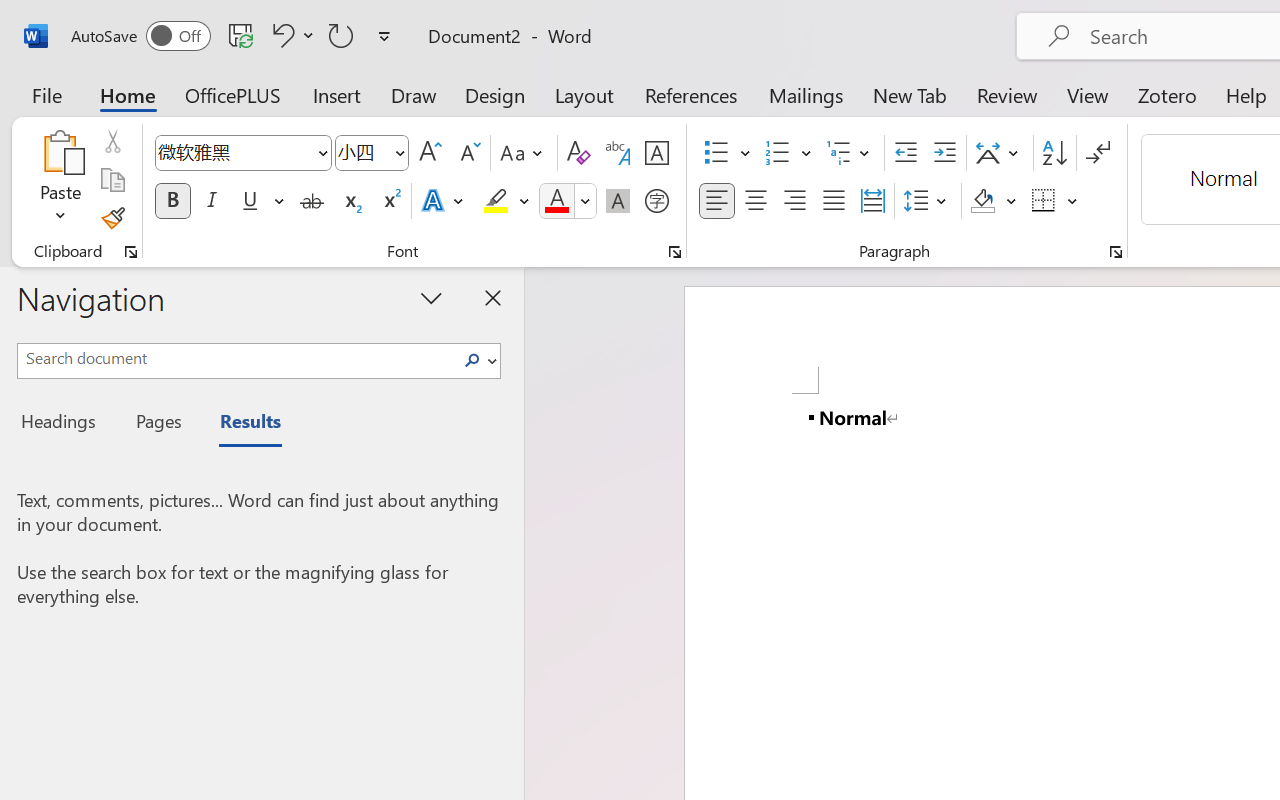 The image size is (1280, 800). Describe the element at coordinates (993, 201) in the screenshot. I see `'Shading'` at that location.